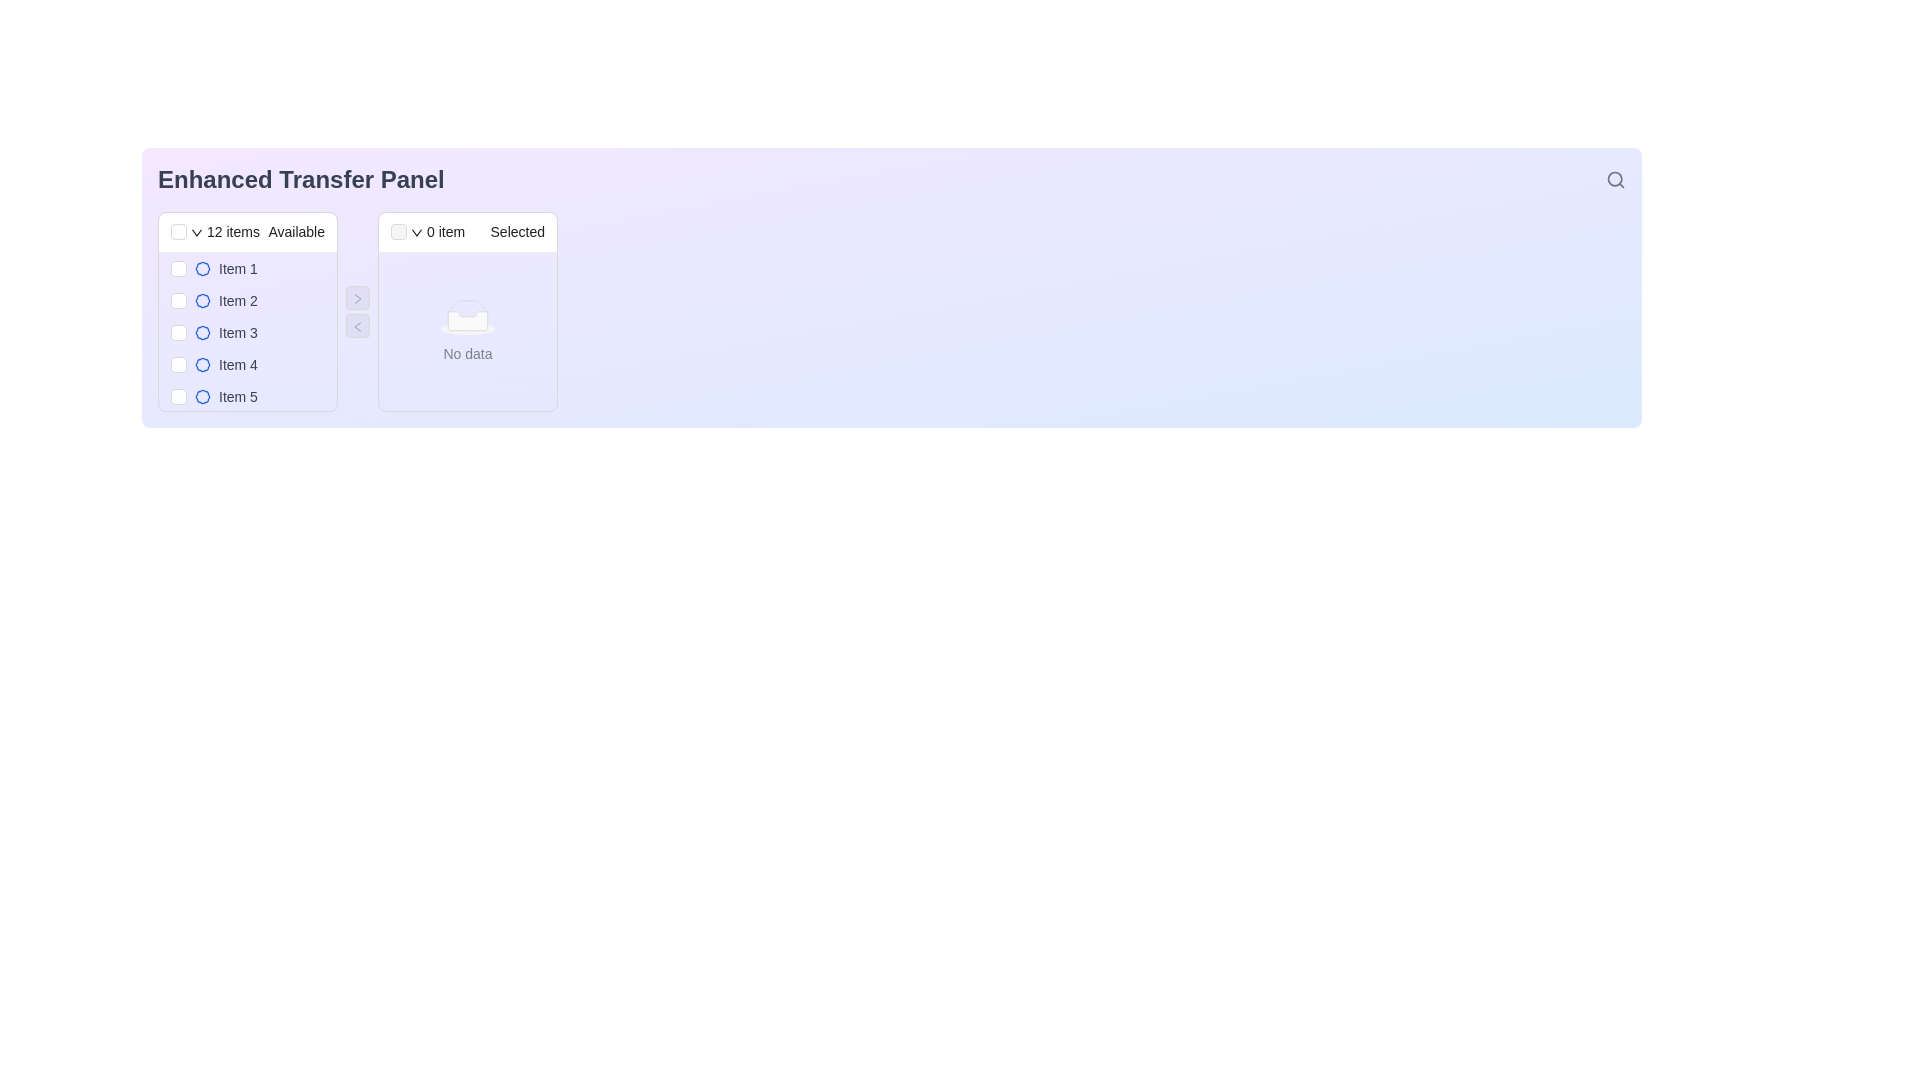 Image resolution: width=1920 pixels, height=1080 pixels. Describe the element at coordinates (466, 352) in the screenshot. I see `the text label displaying 'No data' that is centered below the graphical placeholder in the 'Selected' column of the transfer panel interface` at that location.